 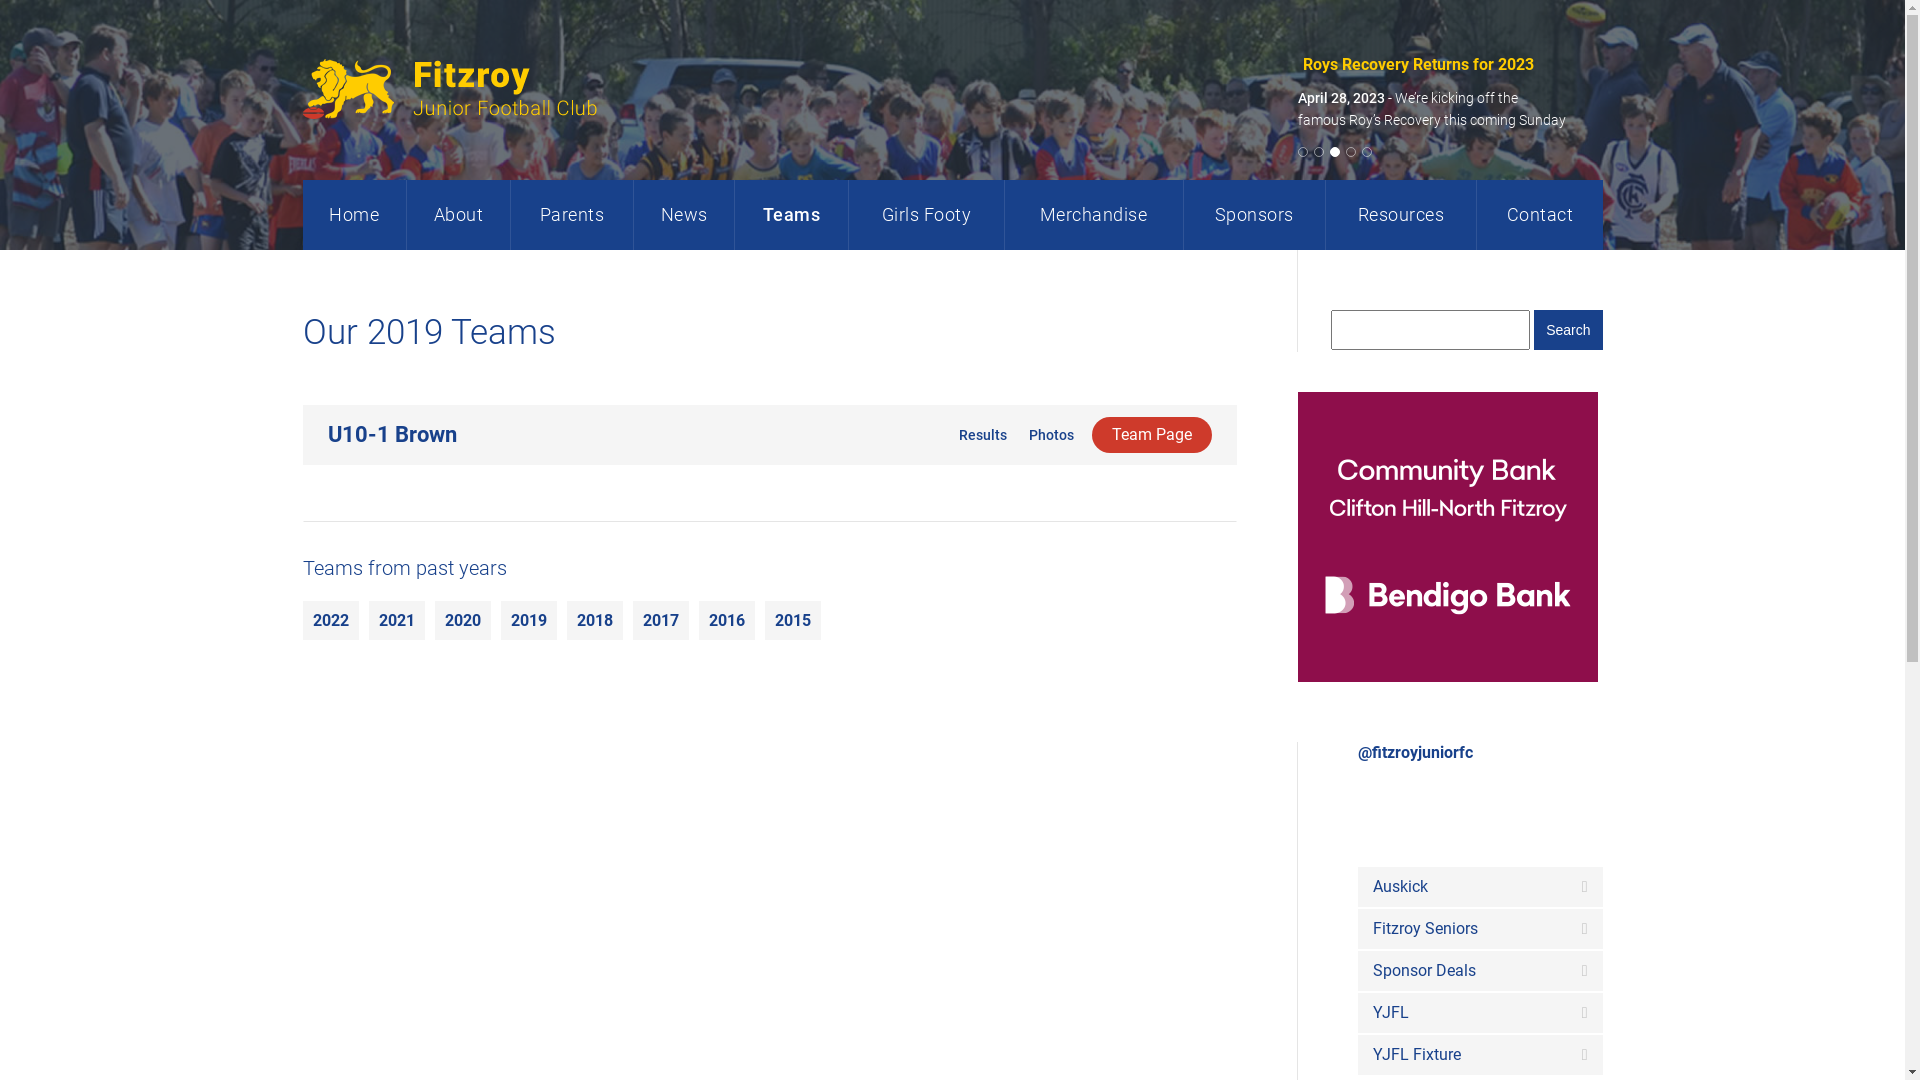 What do you see at coordinates (460, 619) in the screenshot?
I see `'2020'` at bounding box center [460, 619].